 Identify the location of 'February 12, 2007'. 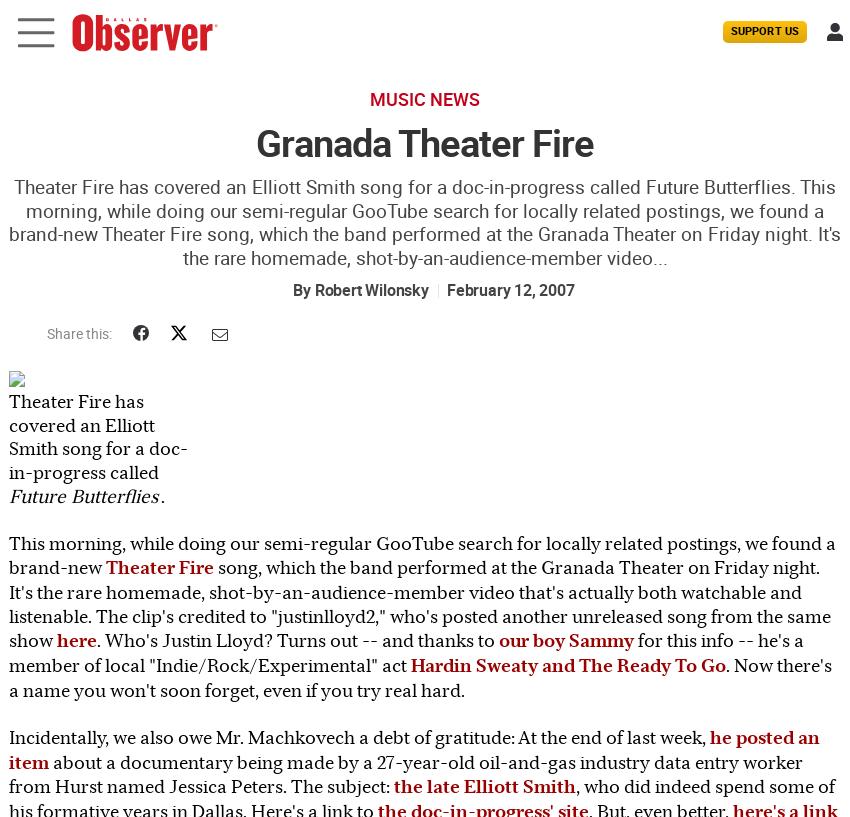
(444, 289).